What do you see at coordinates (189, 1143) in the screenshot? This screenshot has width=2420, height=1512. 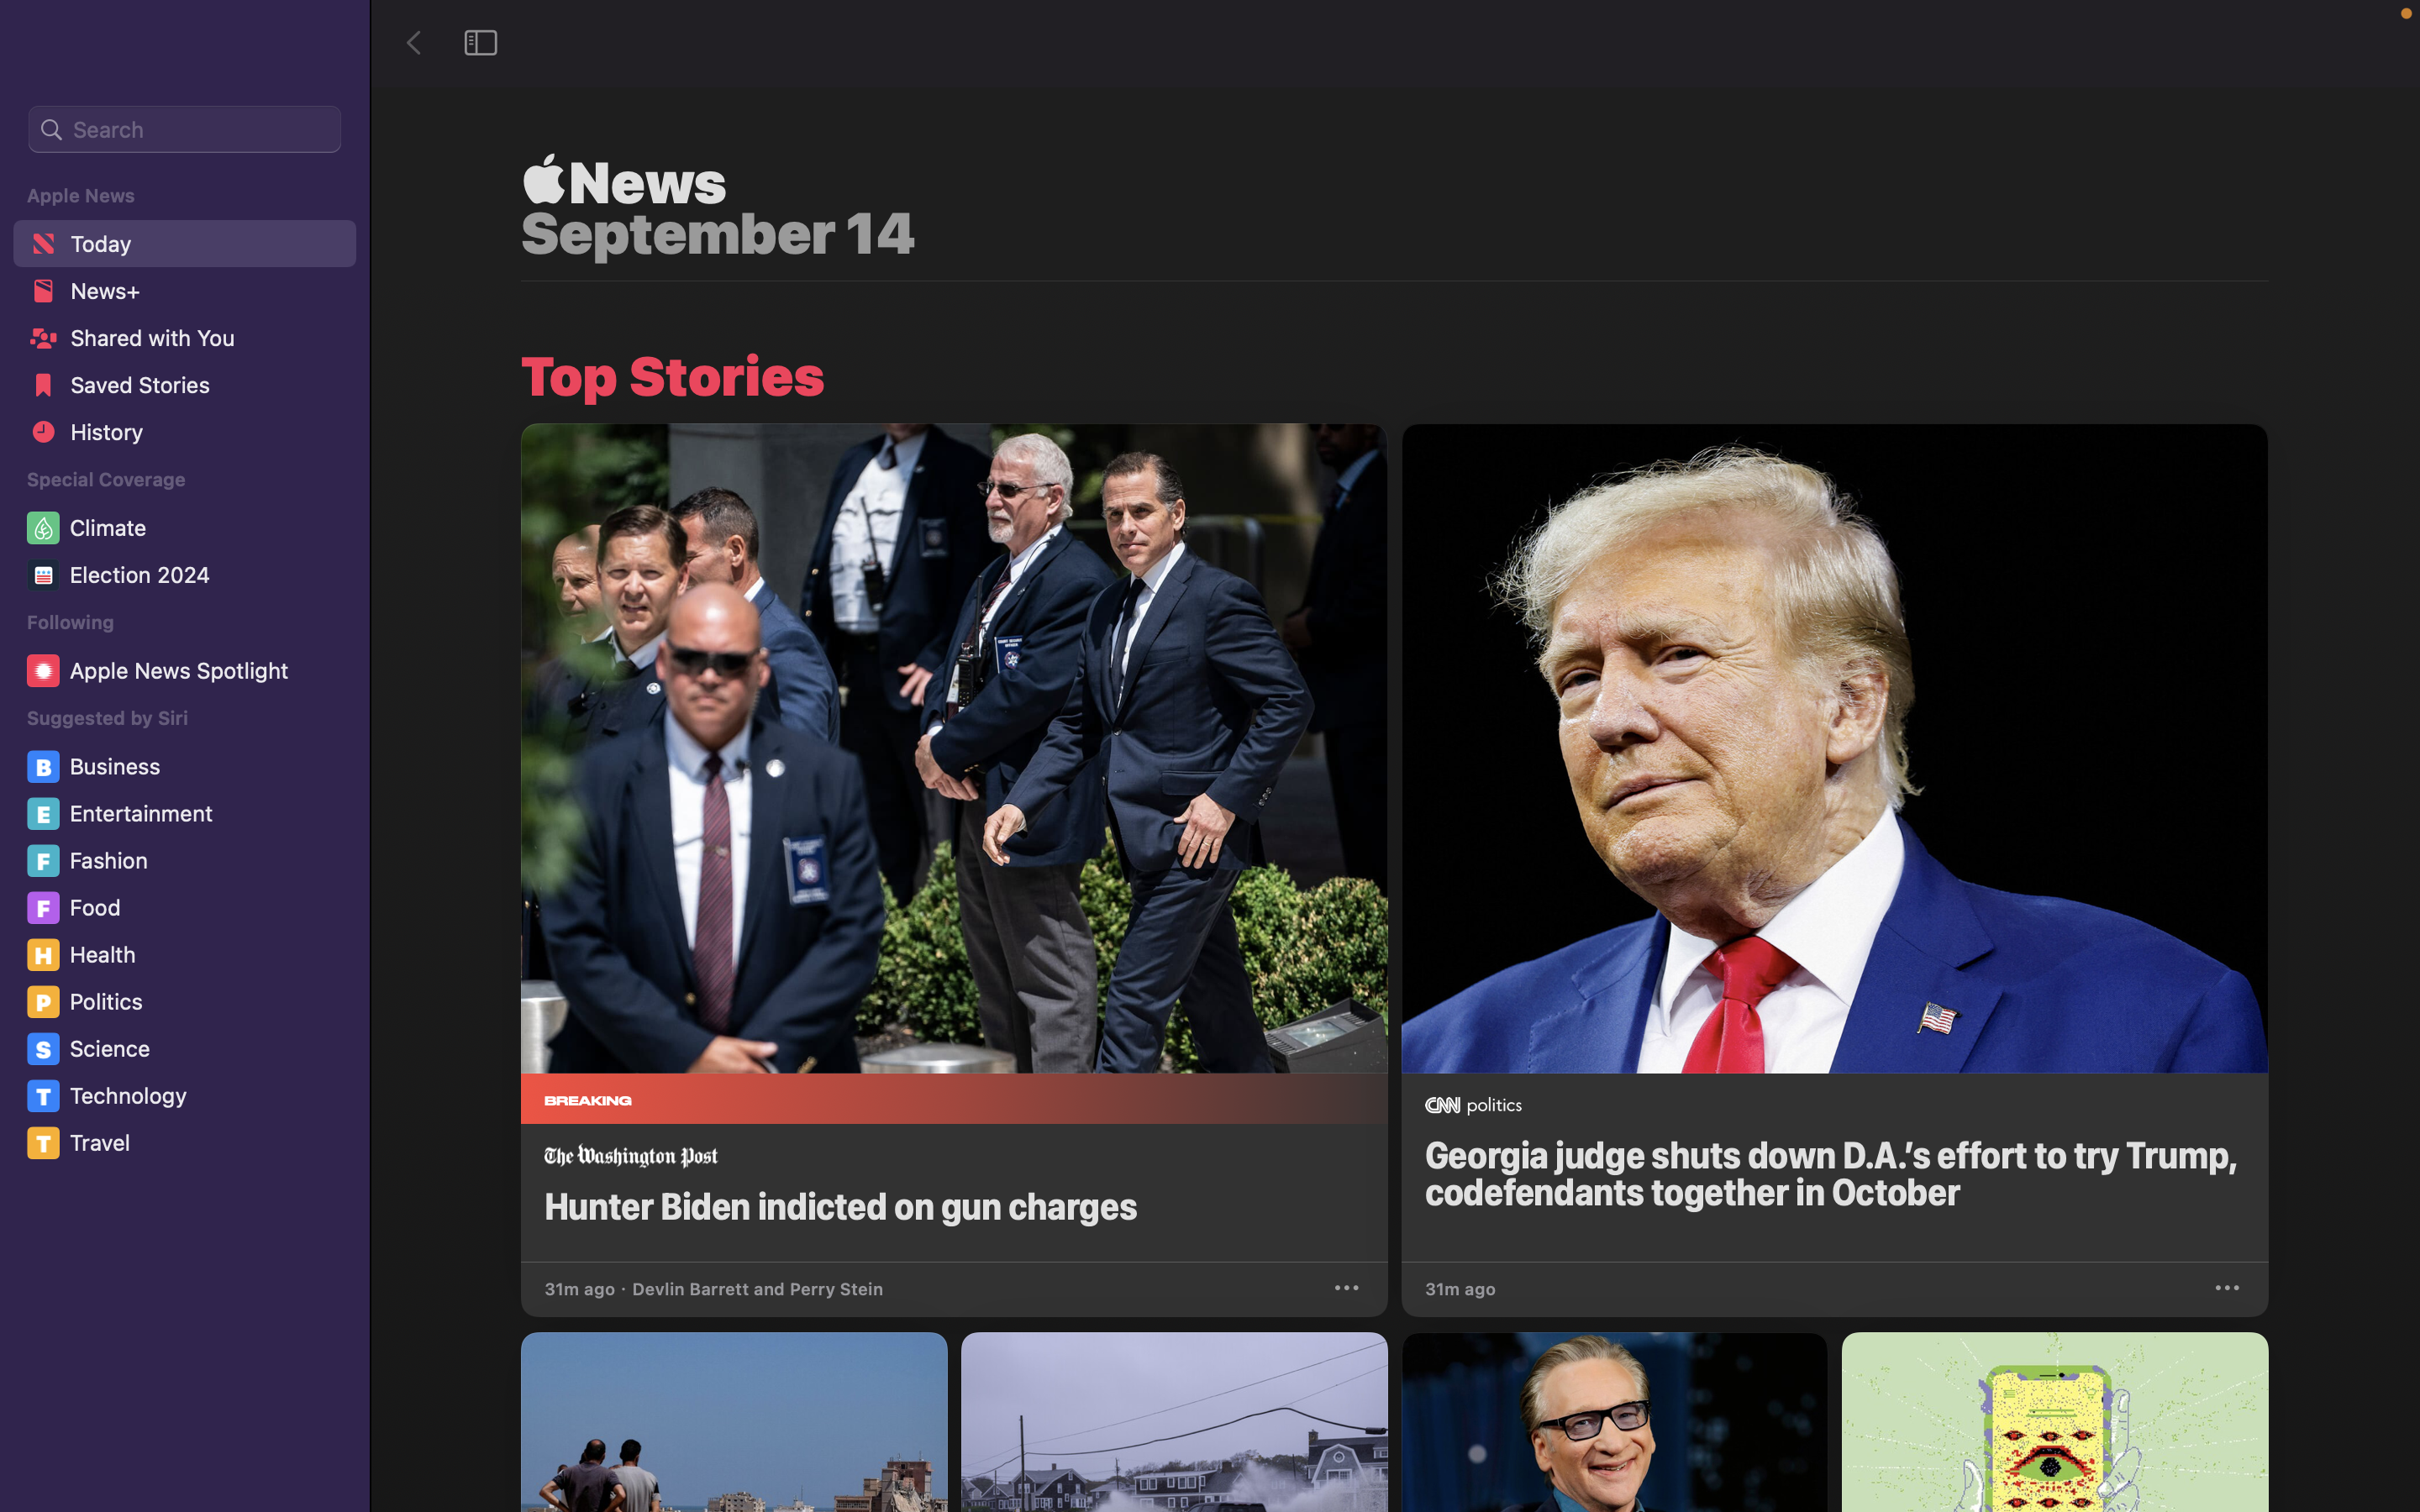 I see `the "Travel" domain` at bounding box center [189, 1143].